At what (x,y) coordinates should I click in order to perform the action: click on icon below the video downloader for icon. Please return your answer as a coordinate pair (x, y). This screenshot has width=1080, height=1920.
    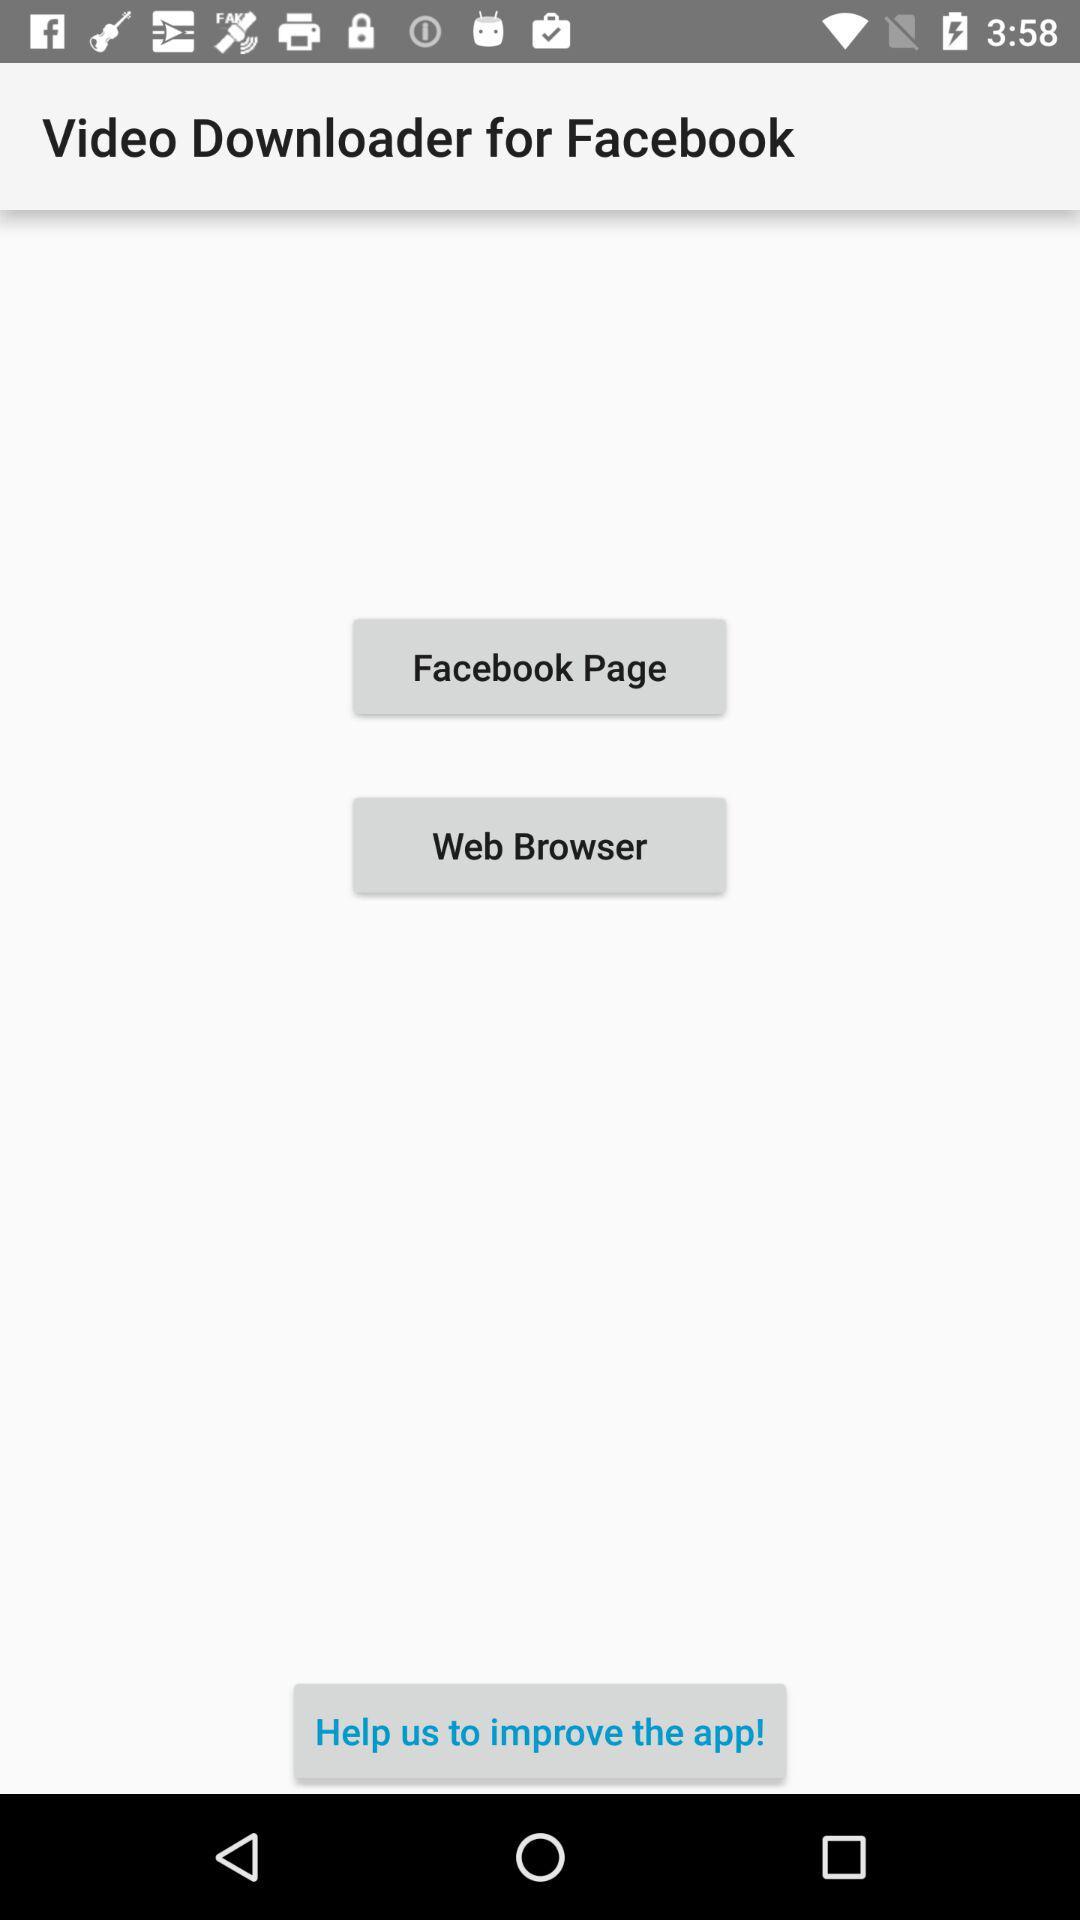
    Looking at the image, I should click on (538, 666).